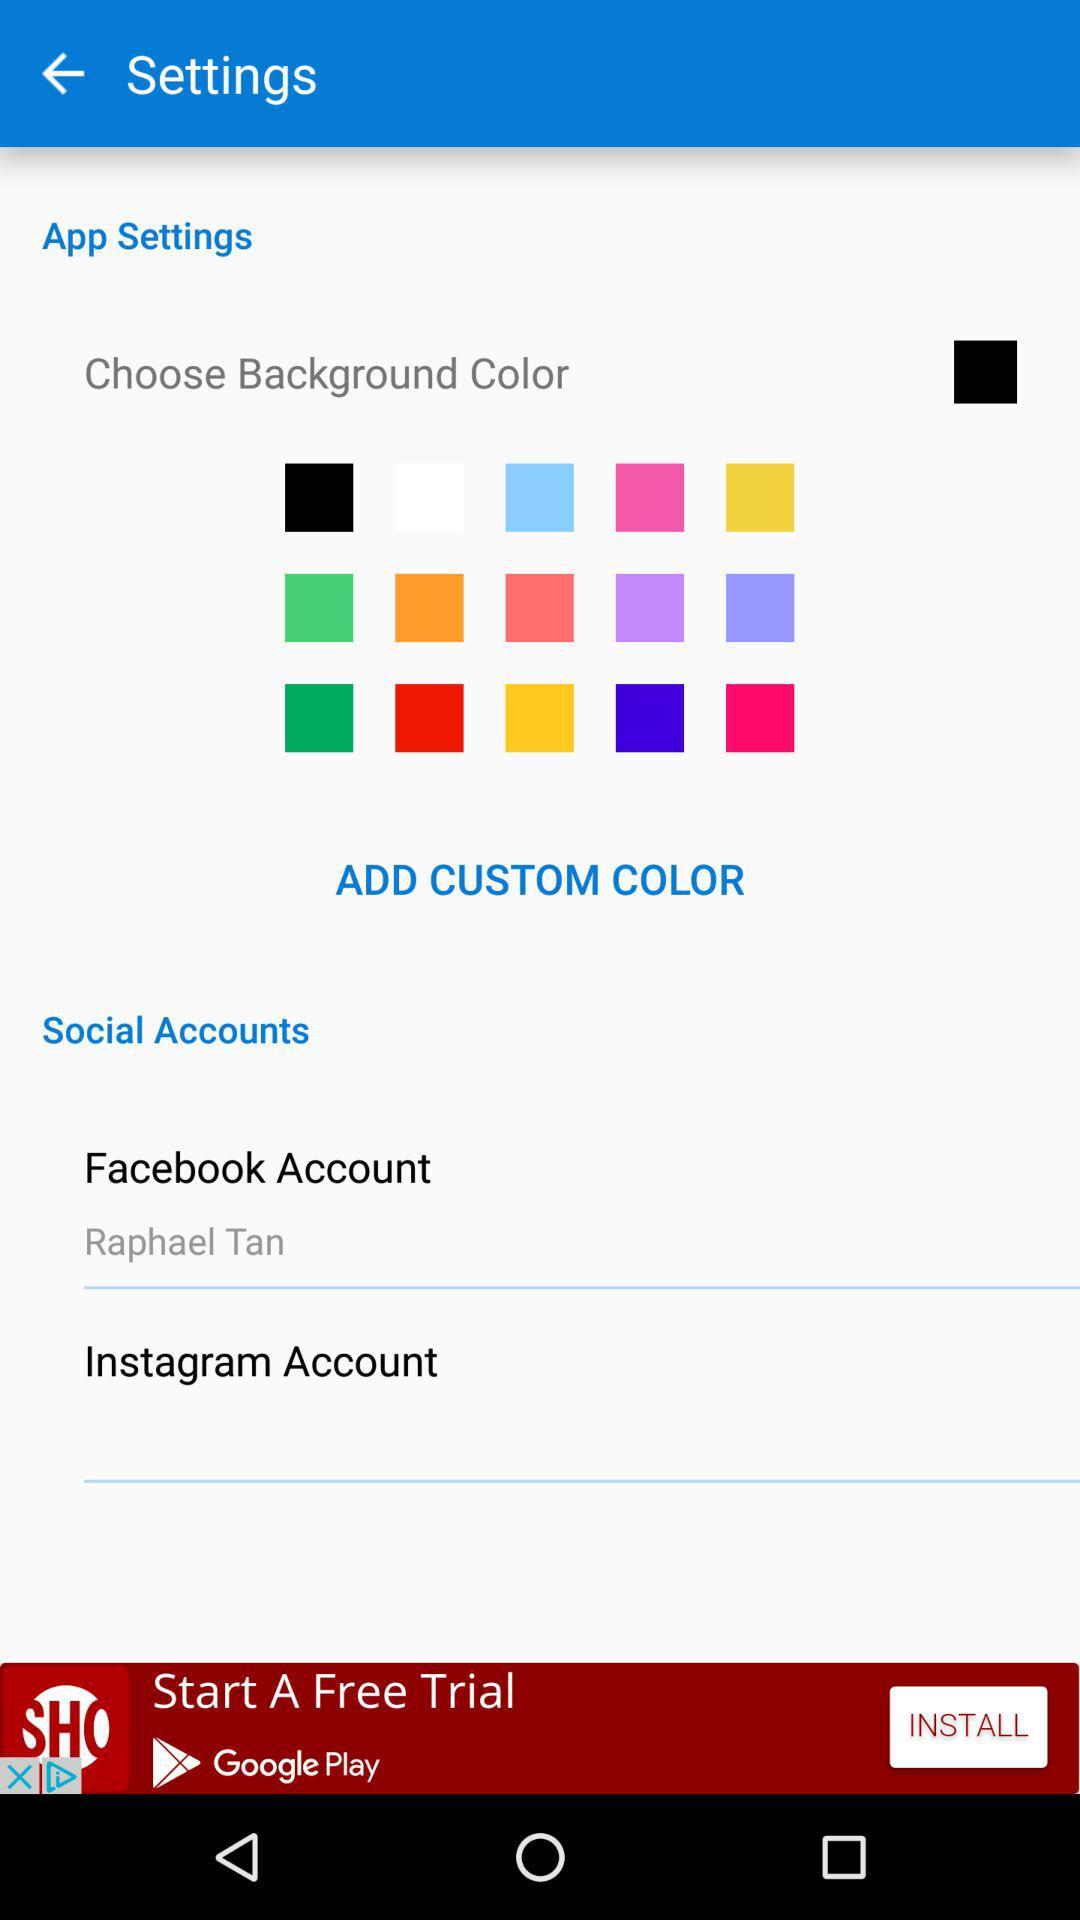 Image resolution: width=1080 pixels, height=1920 pixels. What do you see at coordinates (538, 606) in the screenshot?
I see `selected color` at bounding box center [538, 606].